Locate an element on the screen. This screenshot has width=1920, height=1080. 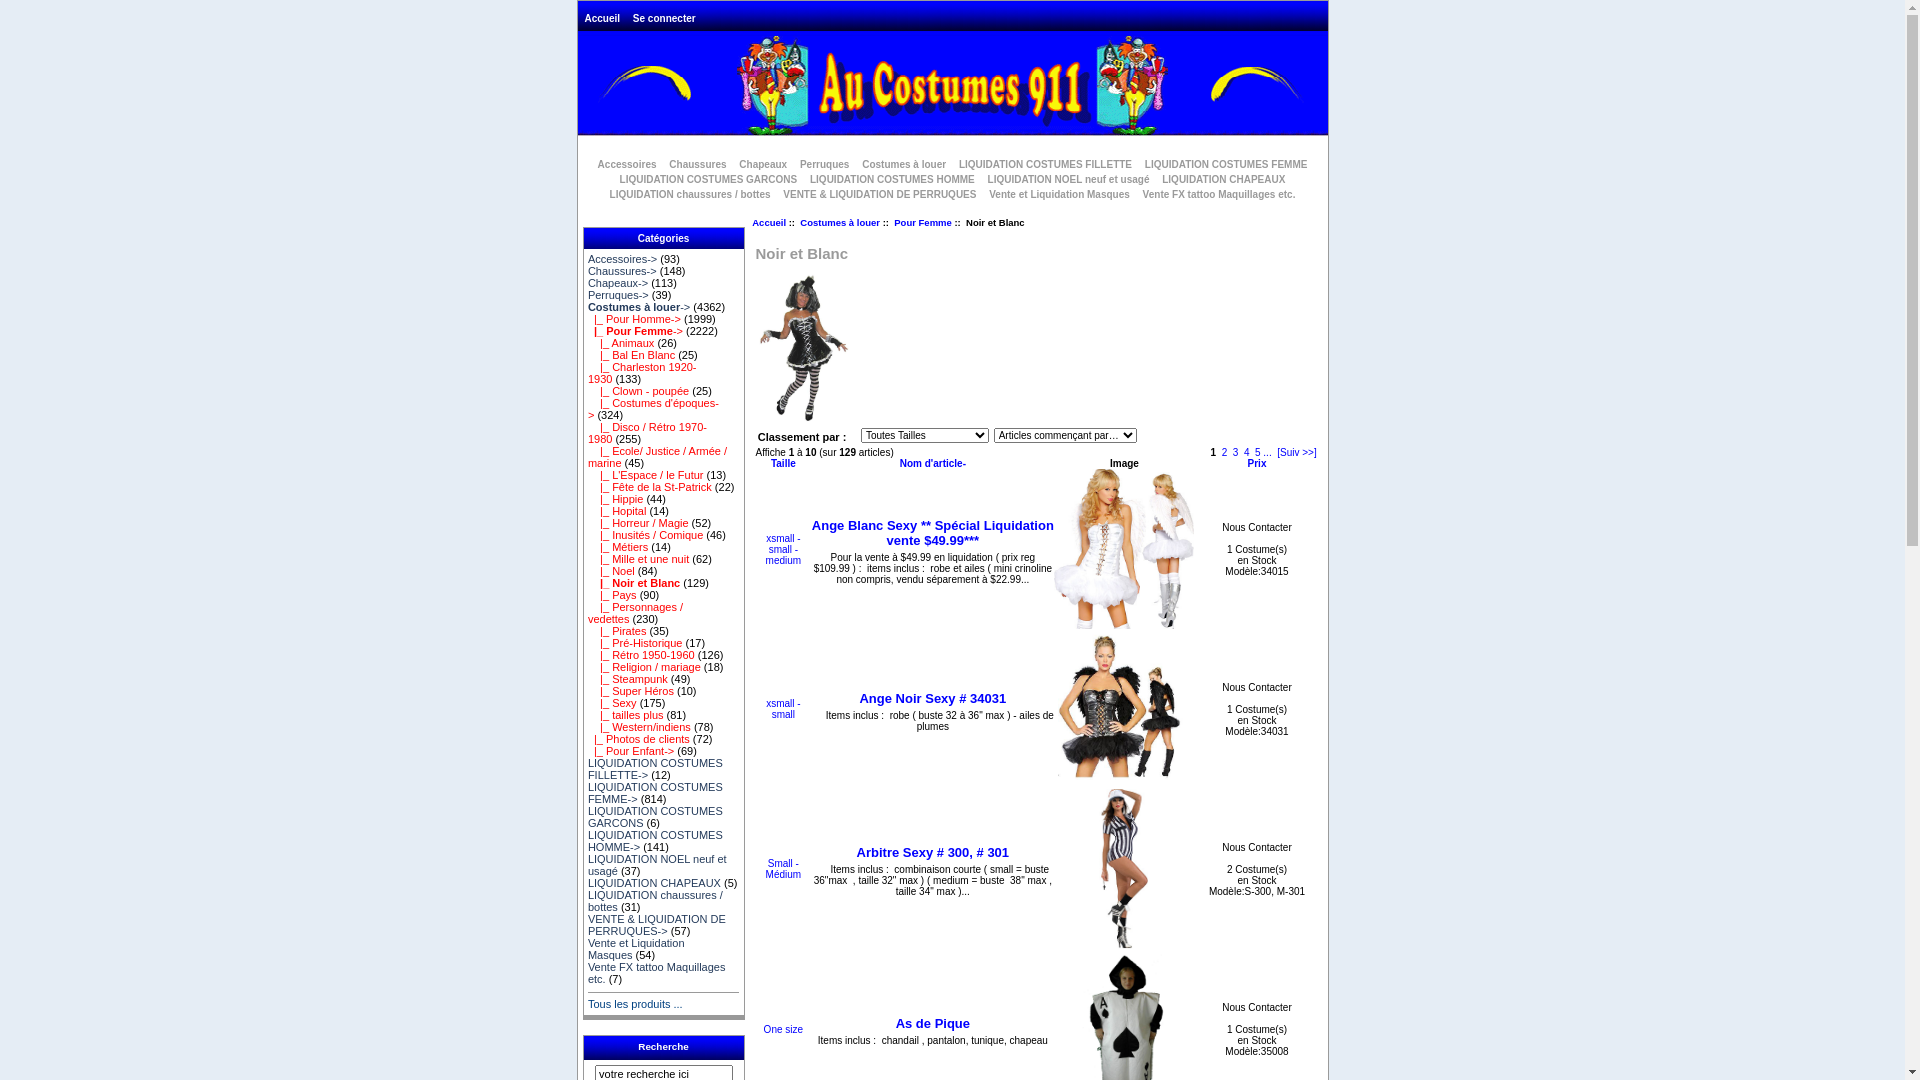
'Pour Femme' is located at coordinates (921, 222).